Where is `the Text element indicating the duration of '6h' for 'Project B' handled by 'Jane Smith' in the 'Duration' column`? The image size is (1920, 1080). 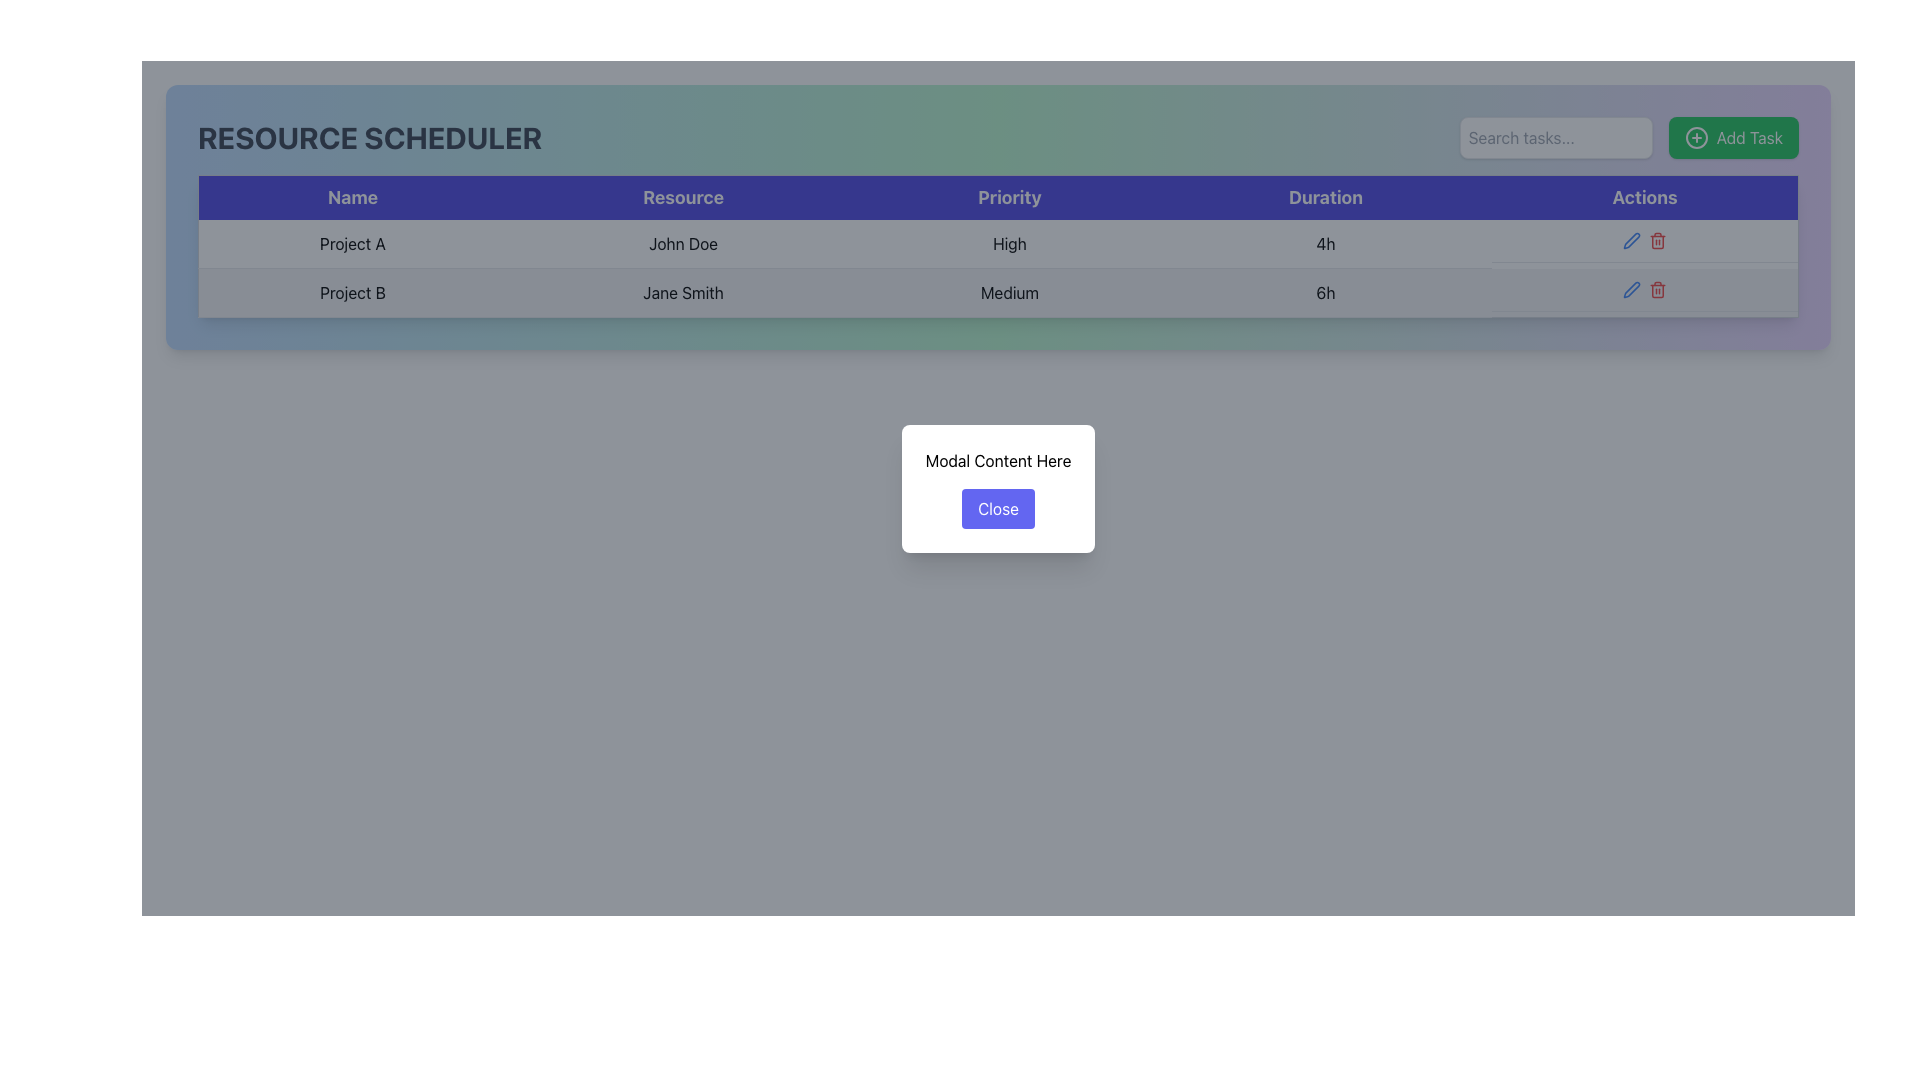 the Text element indicating the duration of '6h' for 'Project B' handled by 'Jane Smith' in the 'Duration' column is located at coordinates (1325, 293).